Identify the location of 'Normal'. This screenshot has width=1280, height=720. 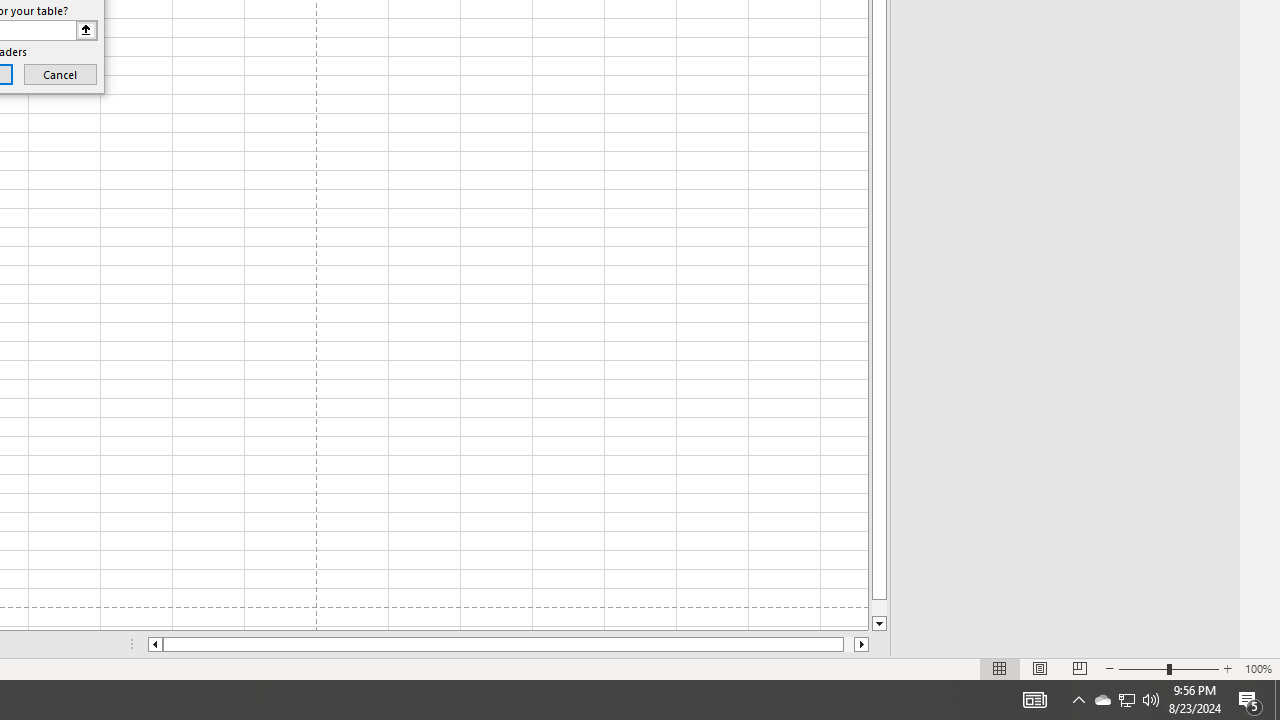
(1000, 669).